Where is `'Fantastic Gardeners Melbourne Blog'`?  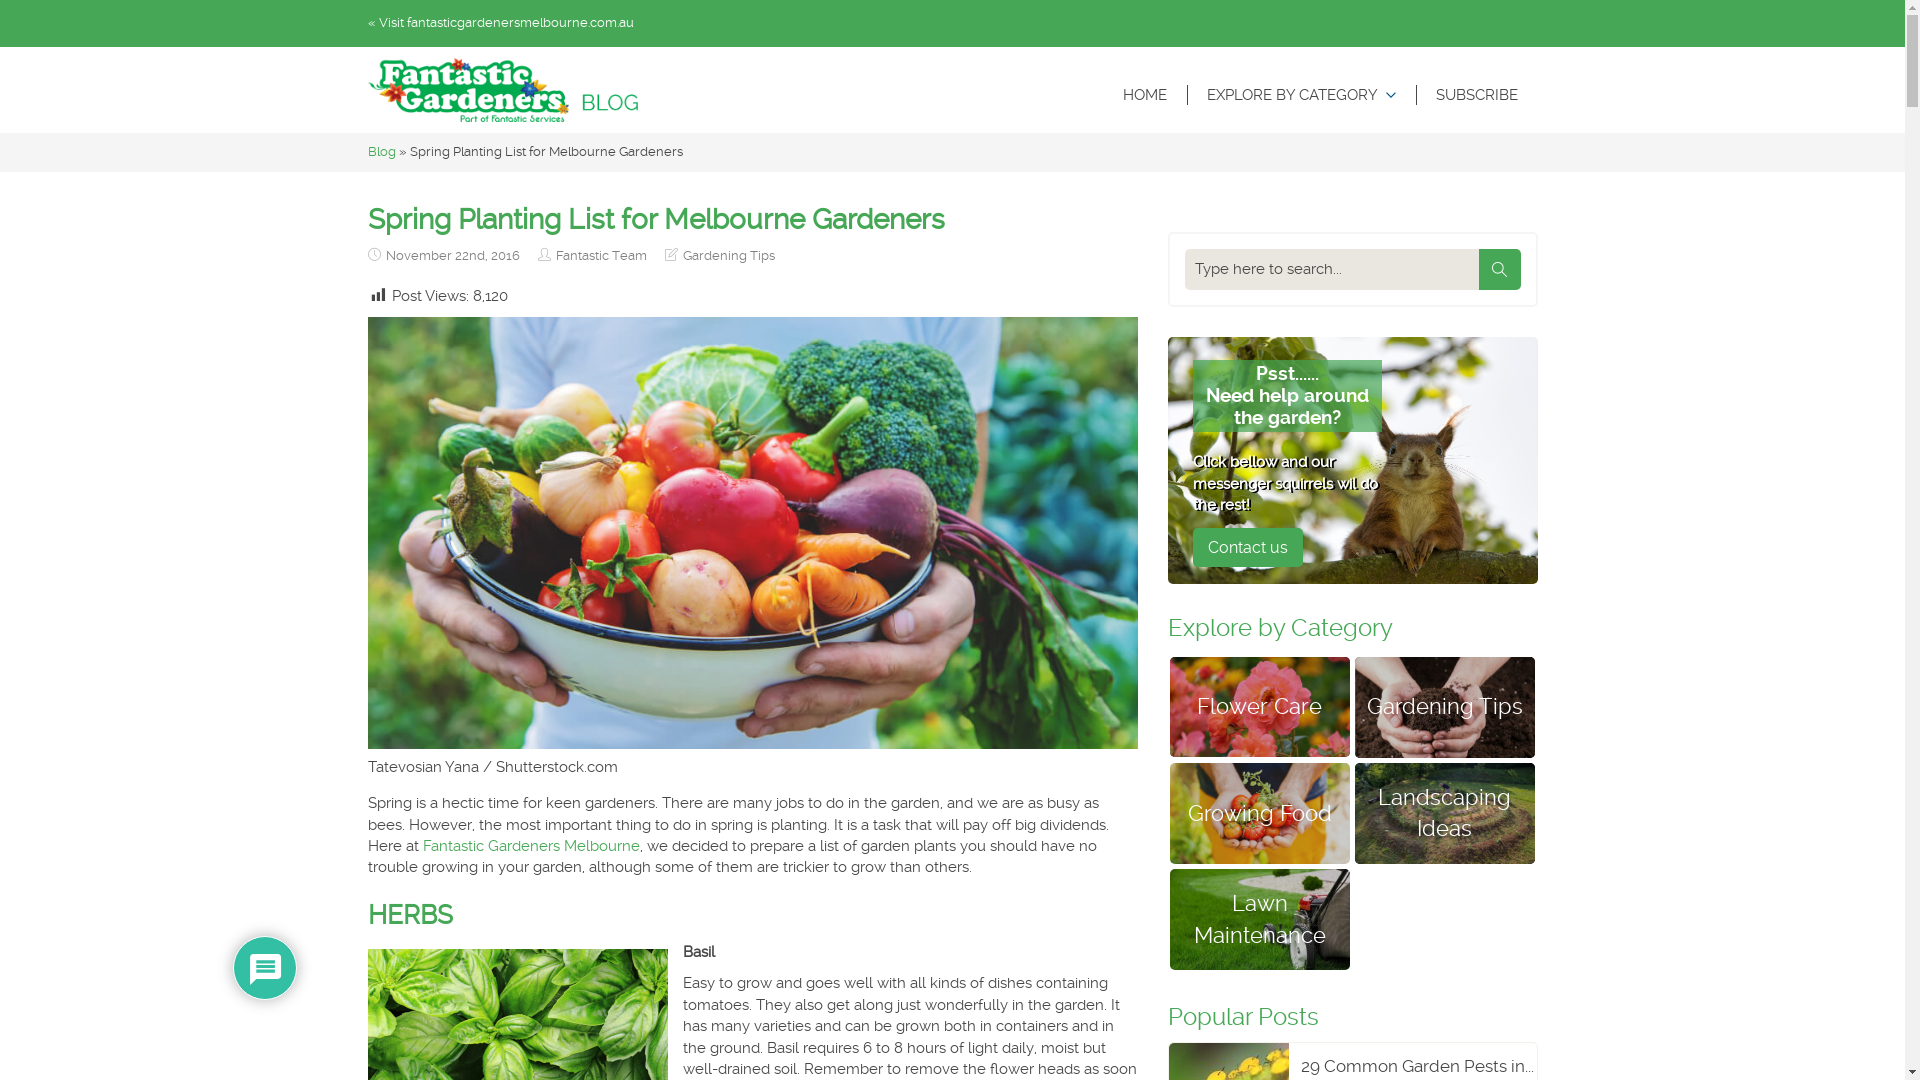
'Fantastic Gardeners Melbourne Blog' is located at coordinates (368, 90).